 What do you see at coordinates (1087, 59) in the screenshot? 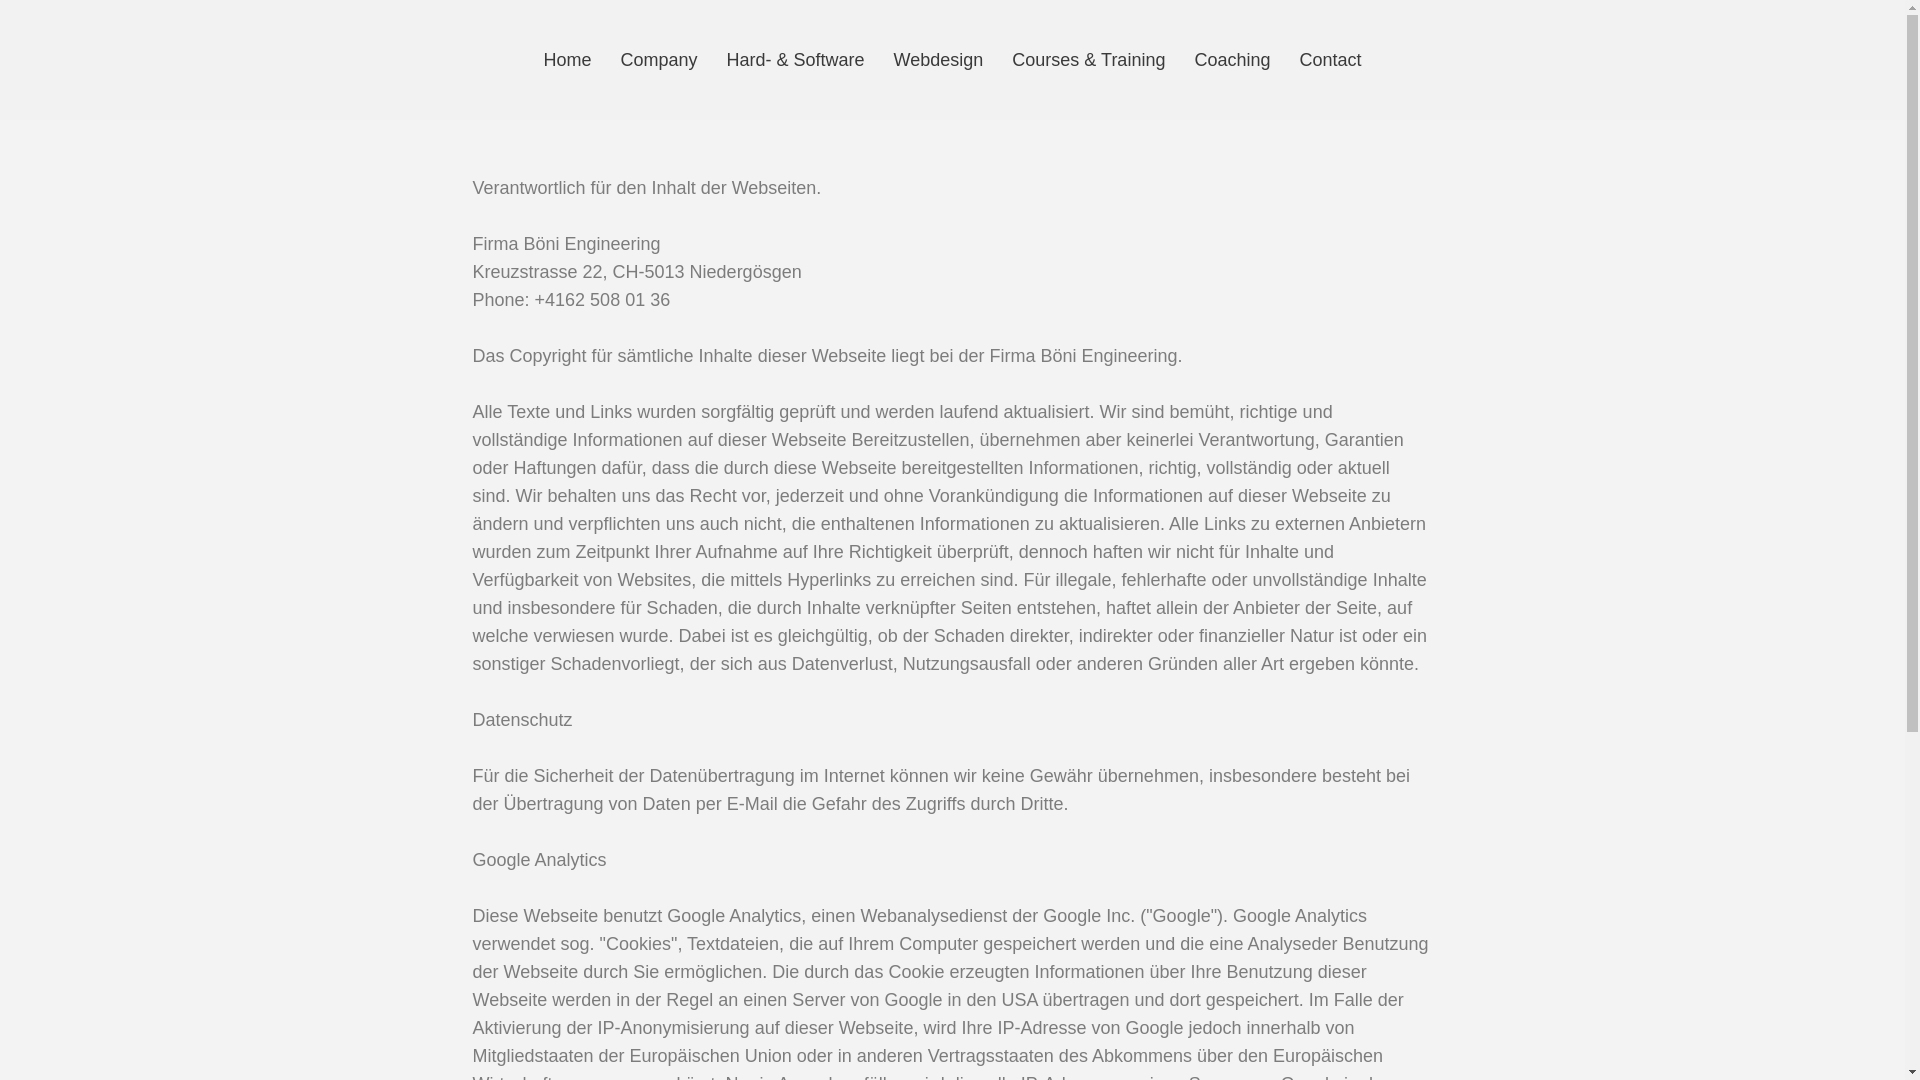
I see `'Courses & Training'` at bounding box center [1087, 59].